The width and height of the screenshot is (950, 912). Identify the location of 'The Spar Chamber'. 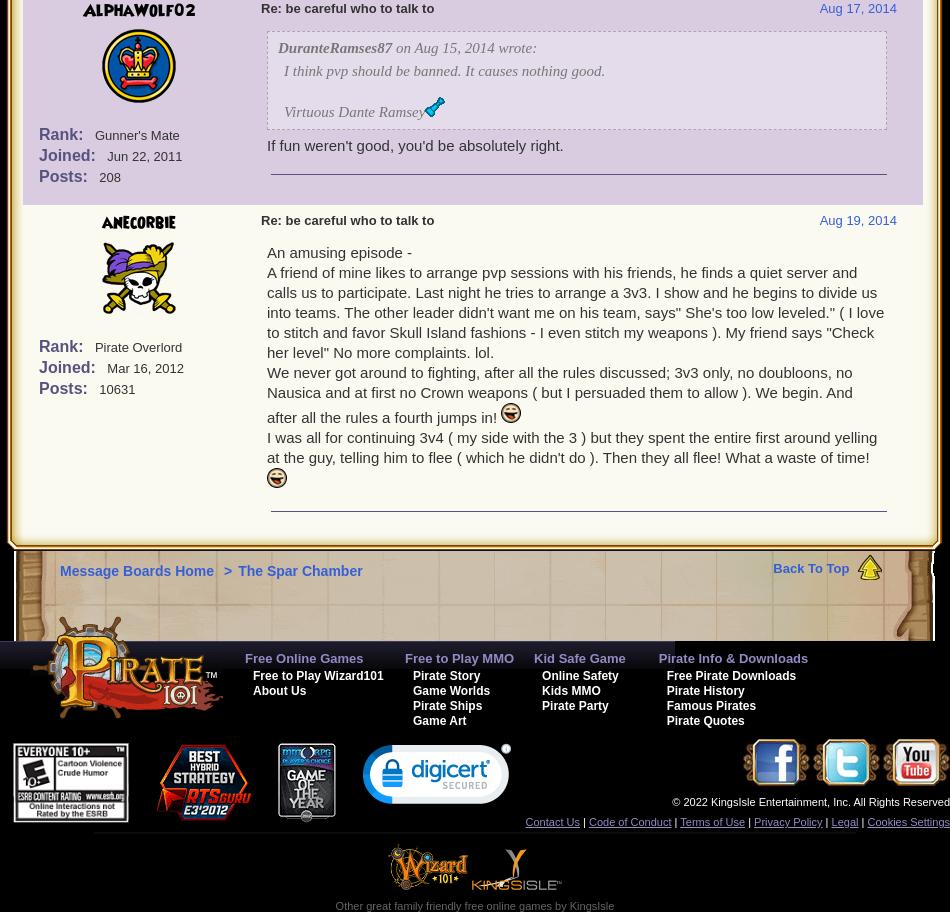
(299, 570).